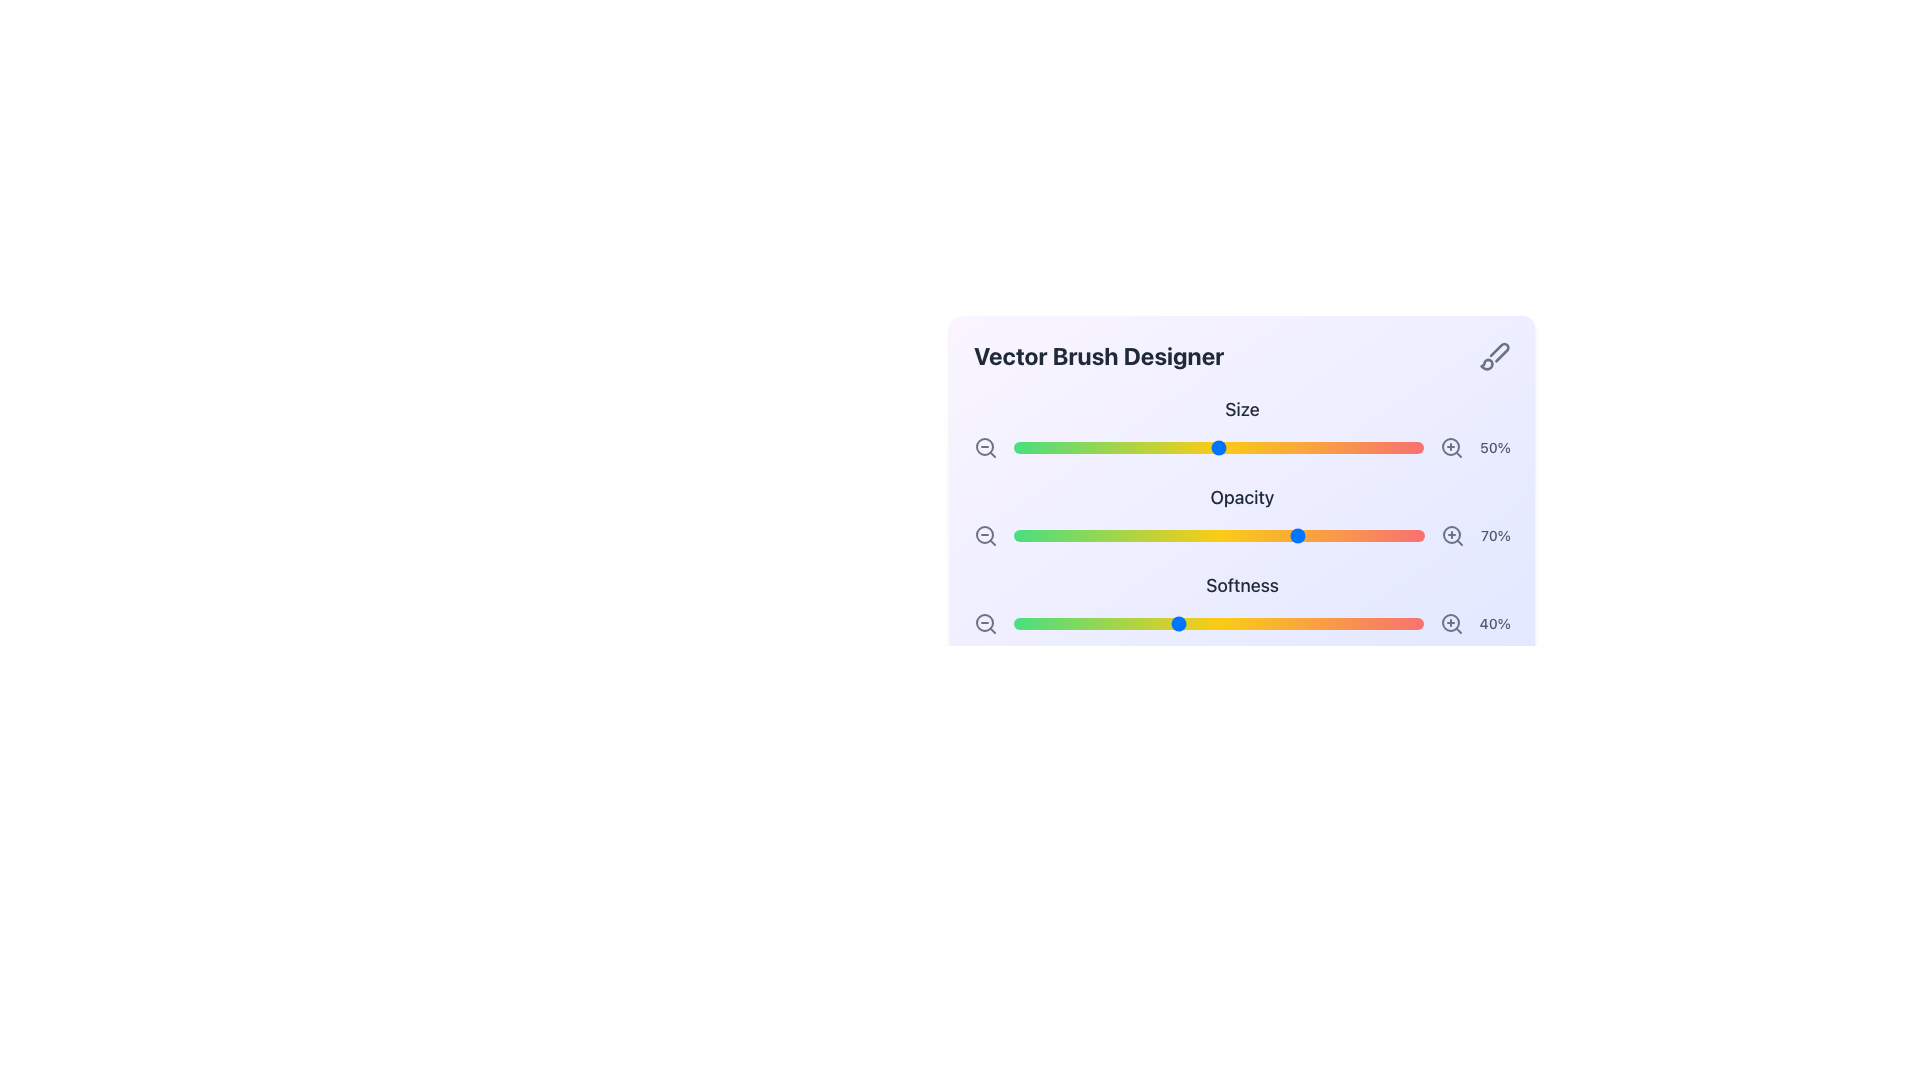  What do you see at coordinates (1377, 623) in the screenshot?
I see `softness` at bounding box center [1377, 623].